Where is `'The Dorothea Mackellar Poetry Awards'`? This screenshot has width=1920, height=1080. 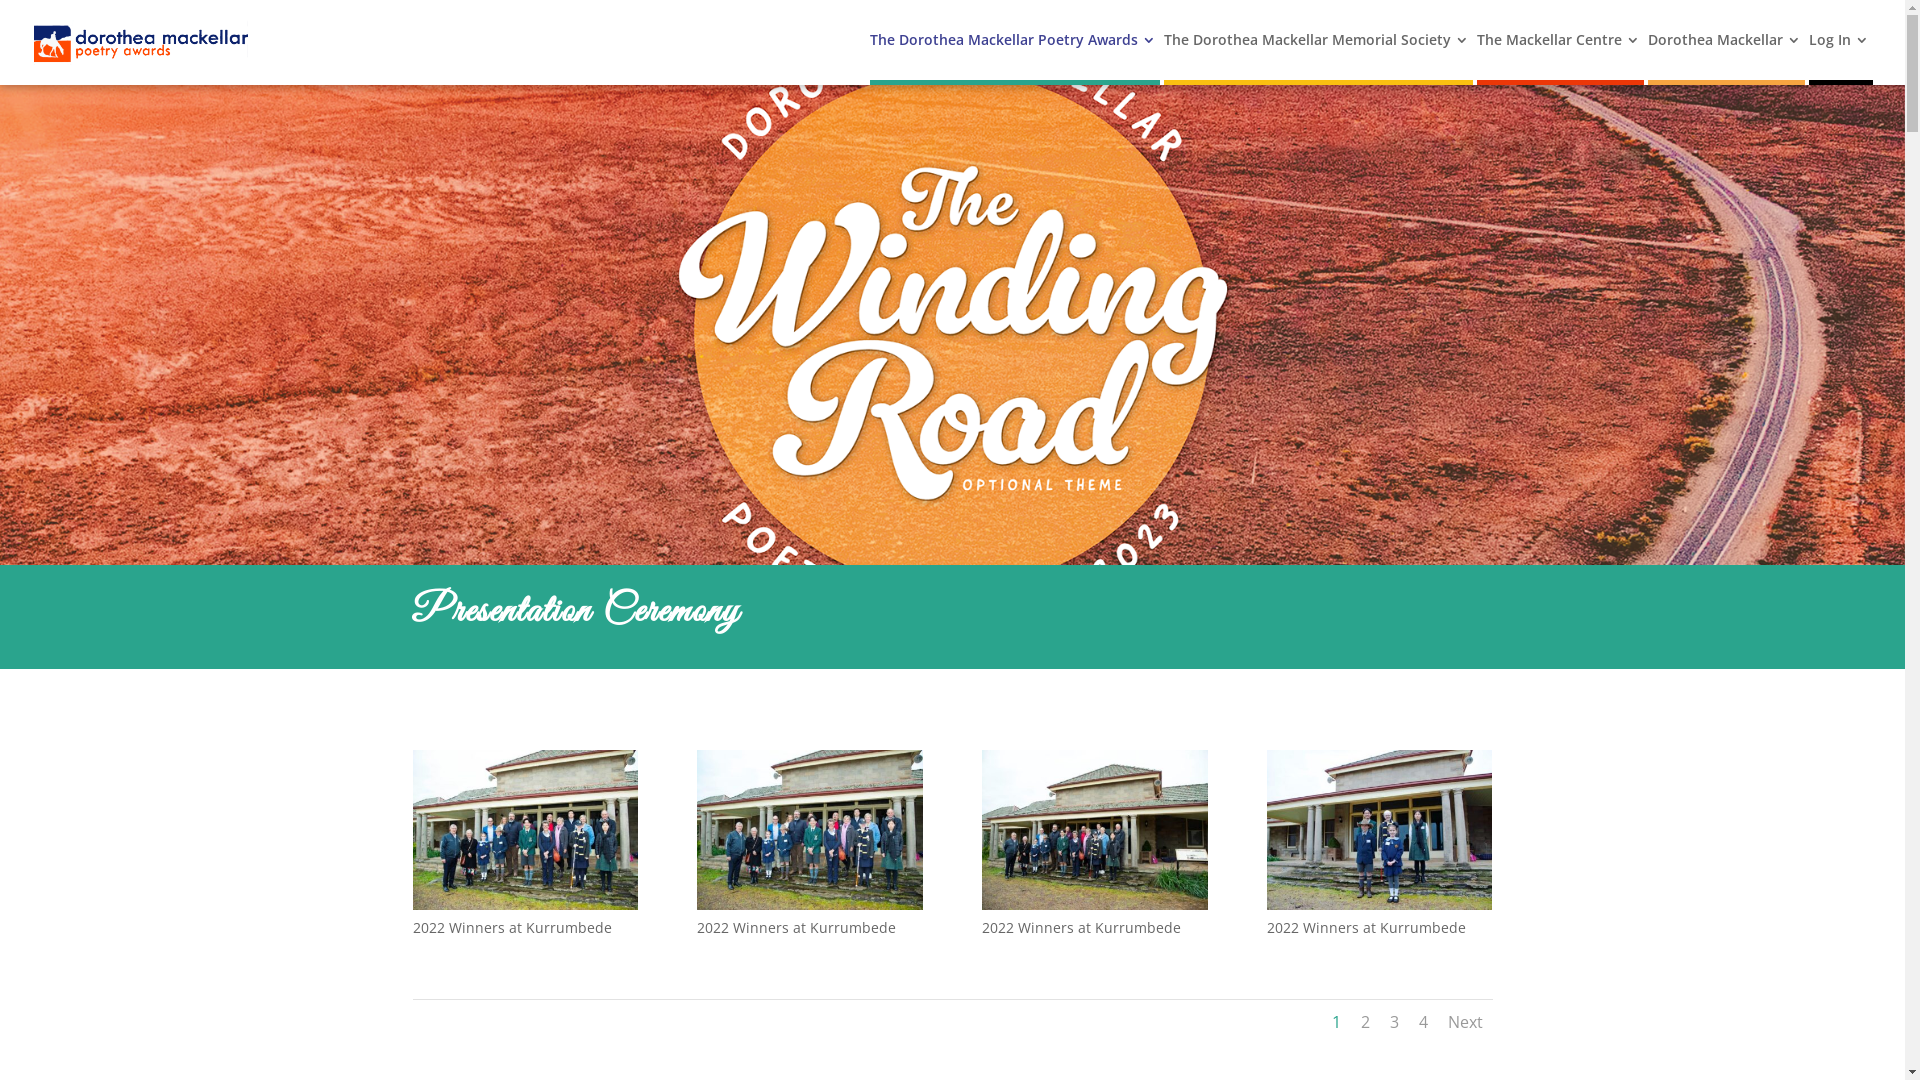 'The Dorothea Mackellar Poetry Awards' is located at coordinates (1012, 55).